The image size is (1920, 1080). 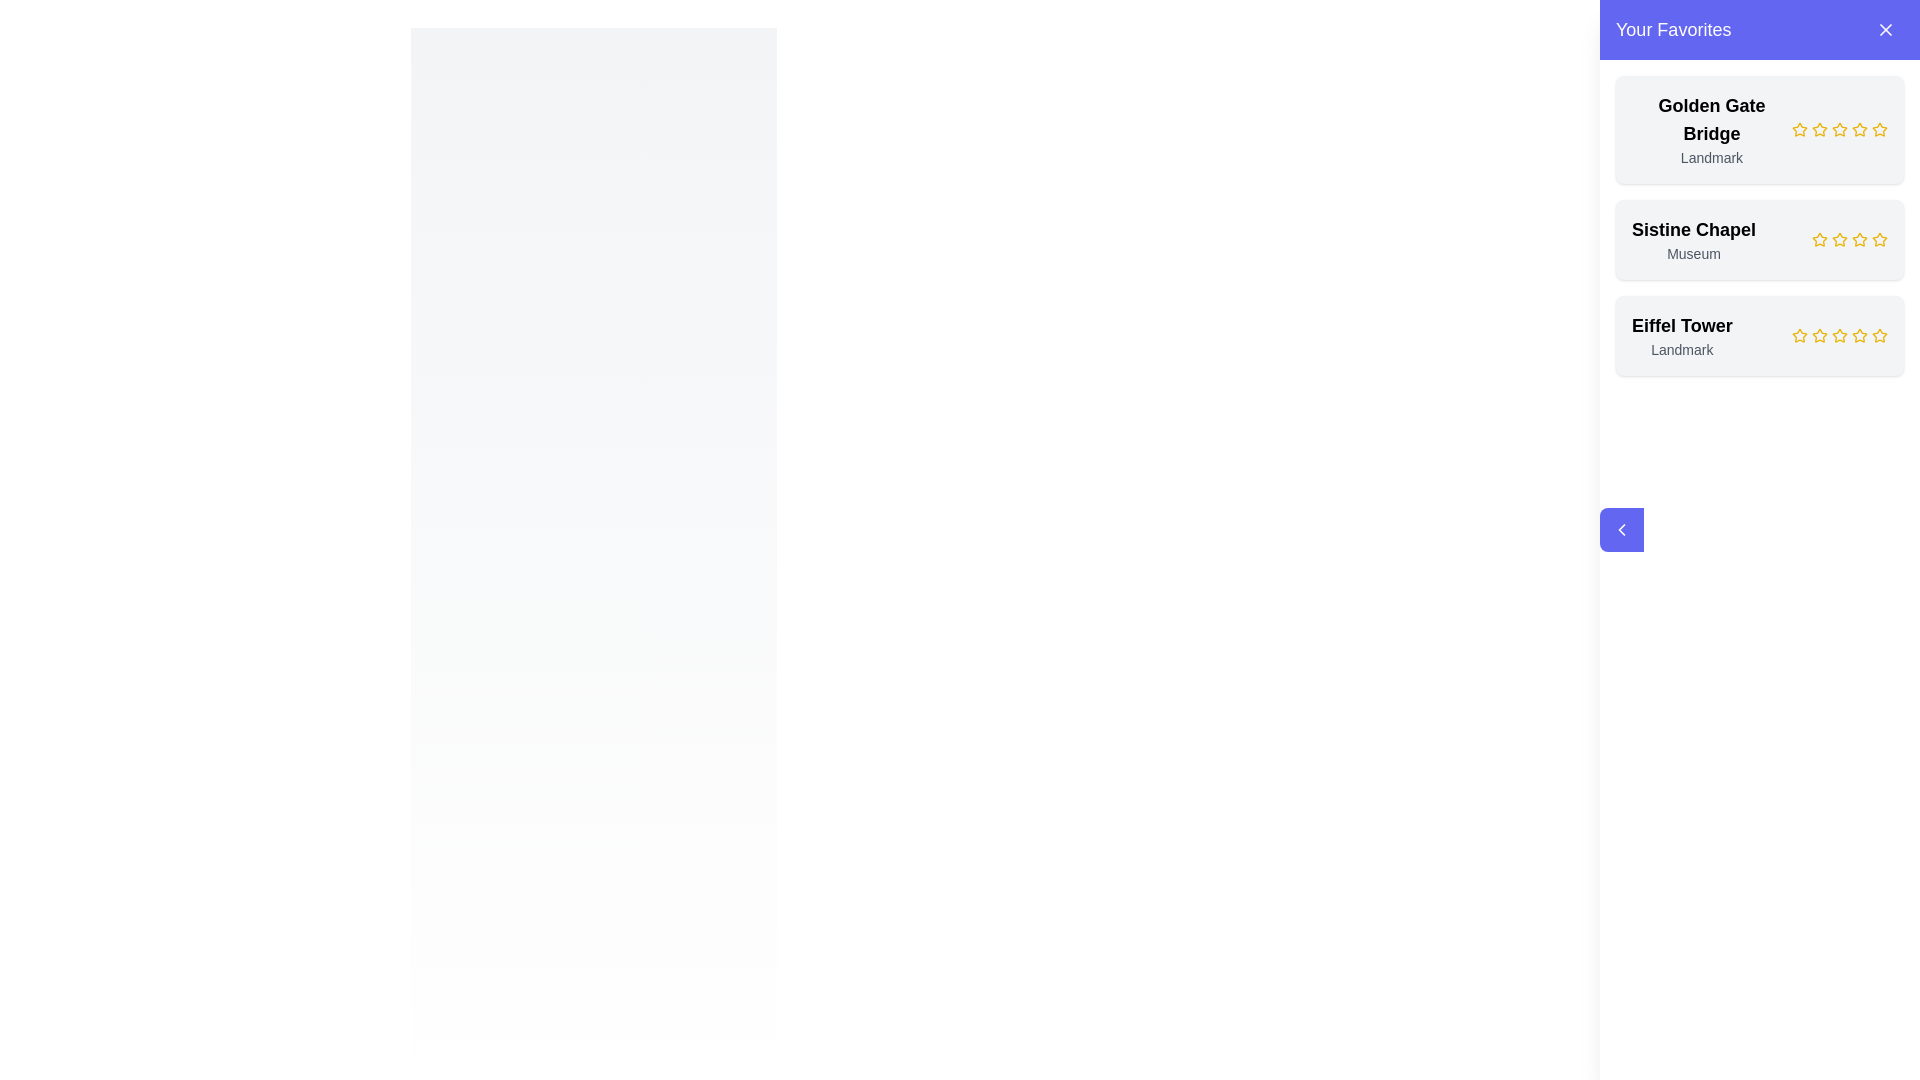 I want to click on the fifth star icon in the rating stars for the 'Sistine Chapel' card in the 'Your Favorites' listing panel, so click(x=1859, y=238).